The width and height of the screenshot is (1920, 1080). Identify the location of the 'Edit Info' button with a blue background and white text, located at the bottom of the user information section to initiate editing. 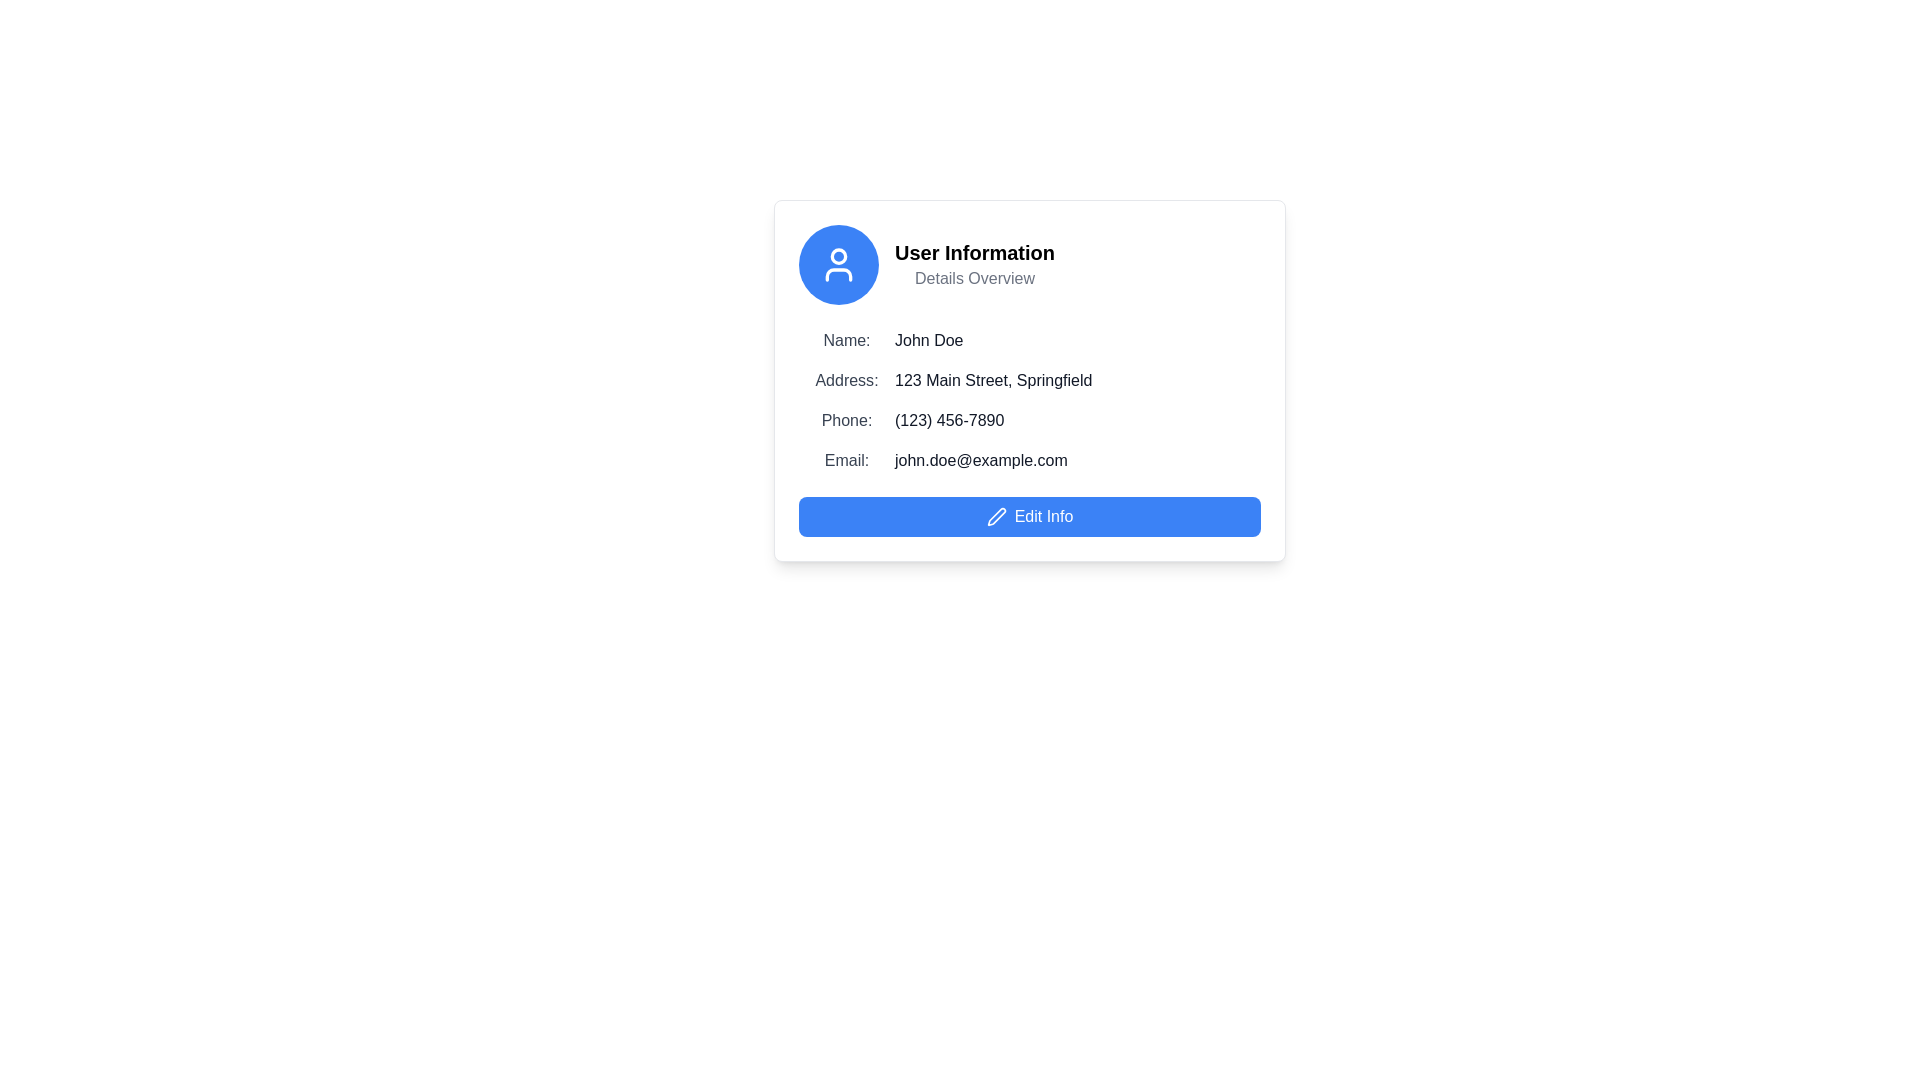
(1030, 515).